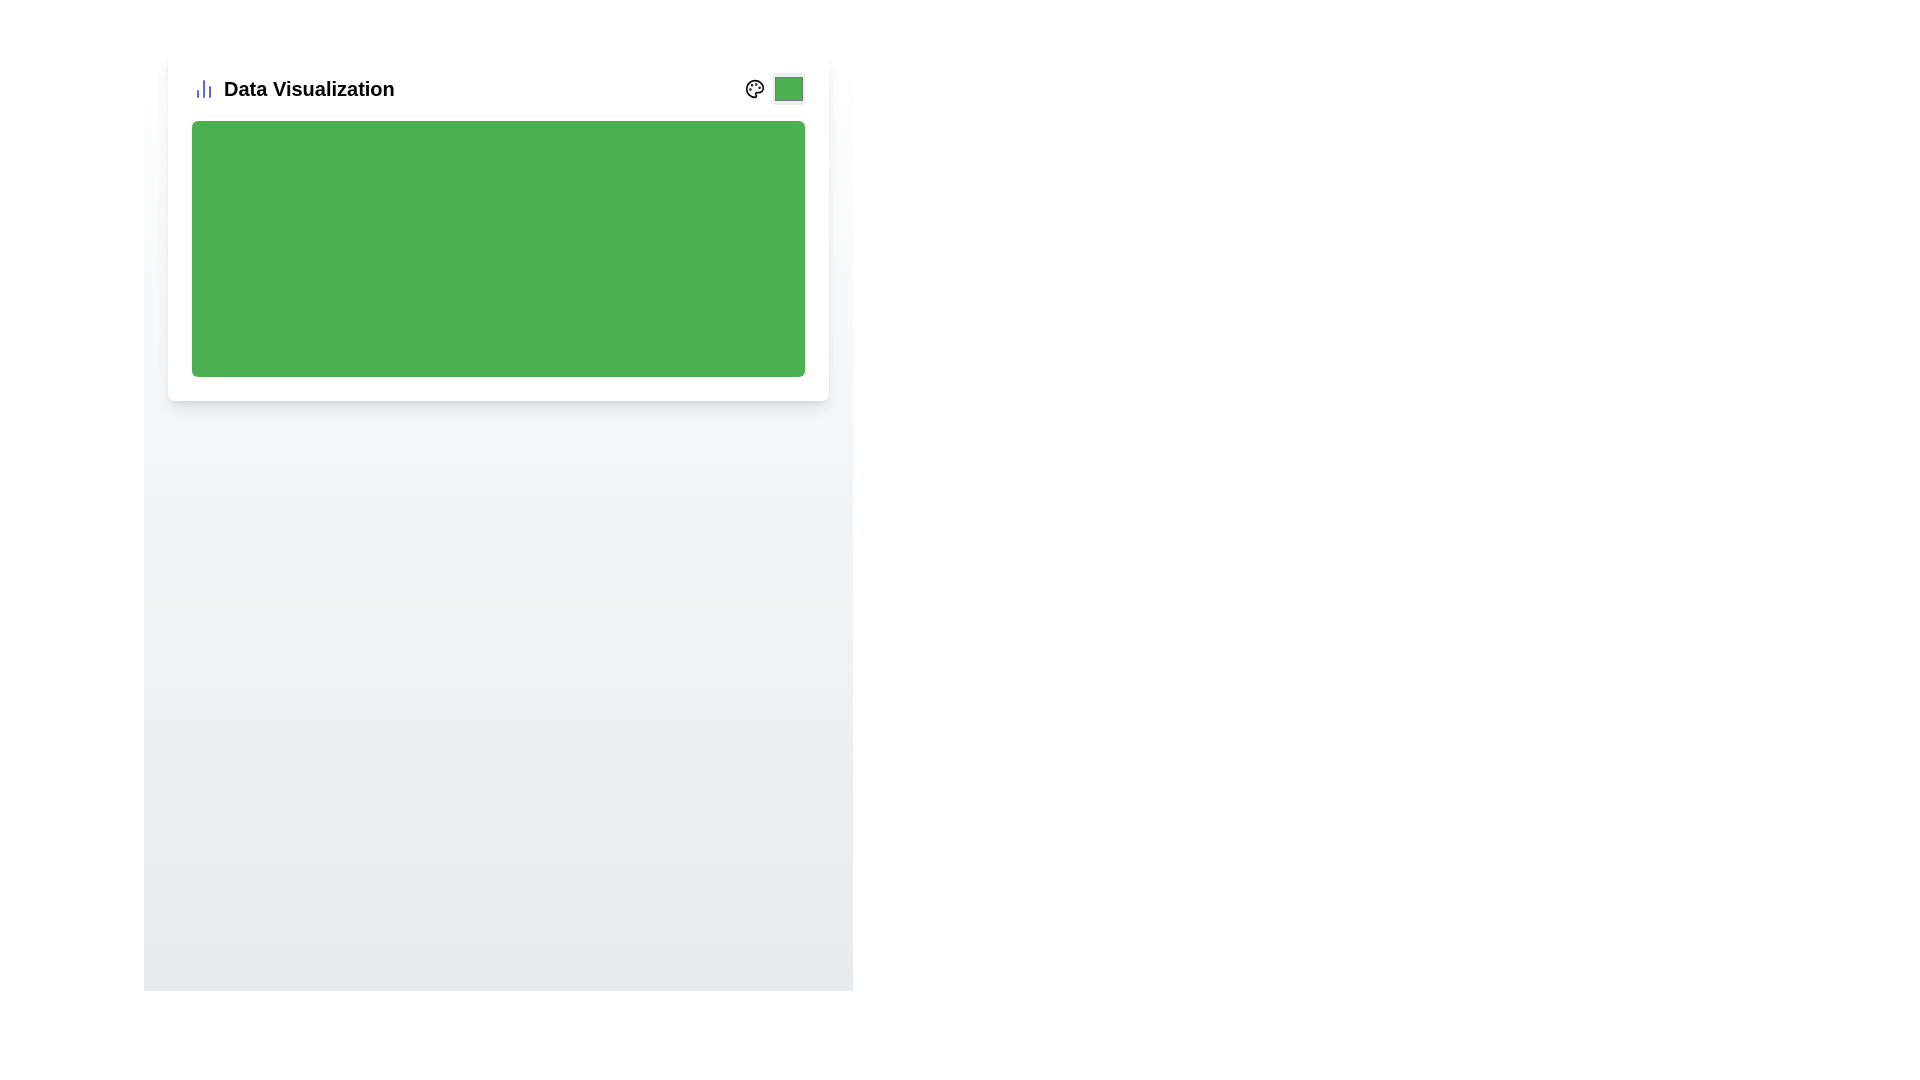 This screenshot has width=1920, height=1080. I want to click on the text label with an icon positioned at the top-left corner of the rectangular green content area, which categorizes or labels the adjacent content, so click(292, 87).